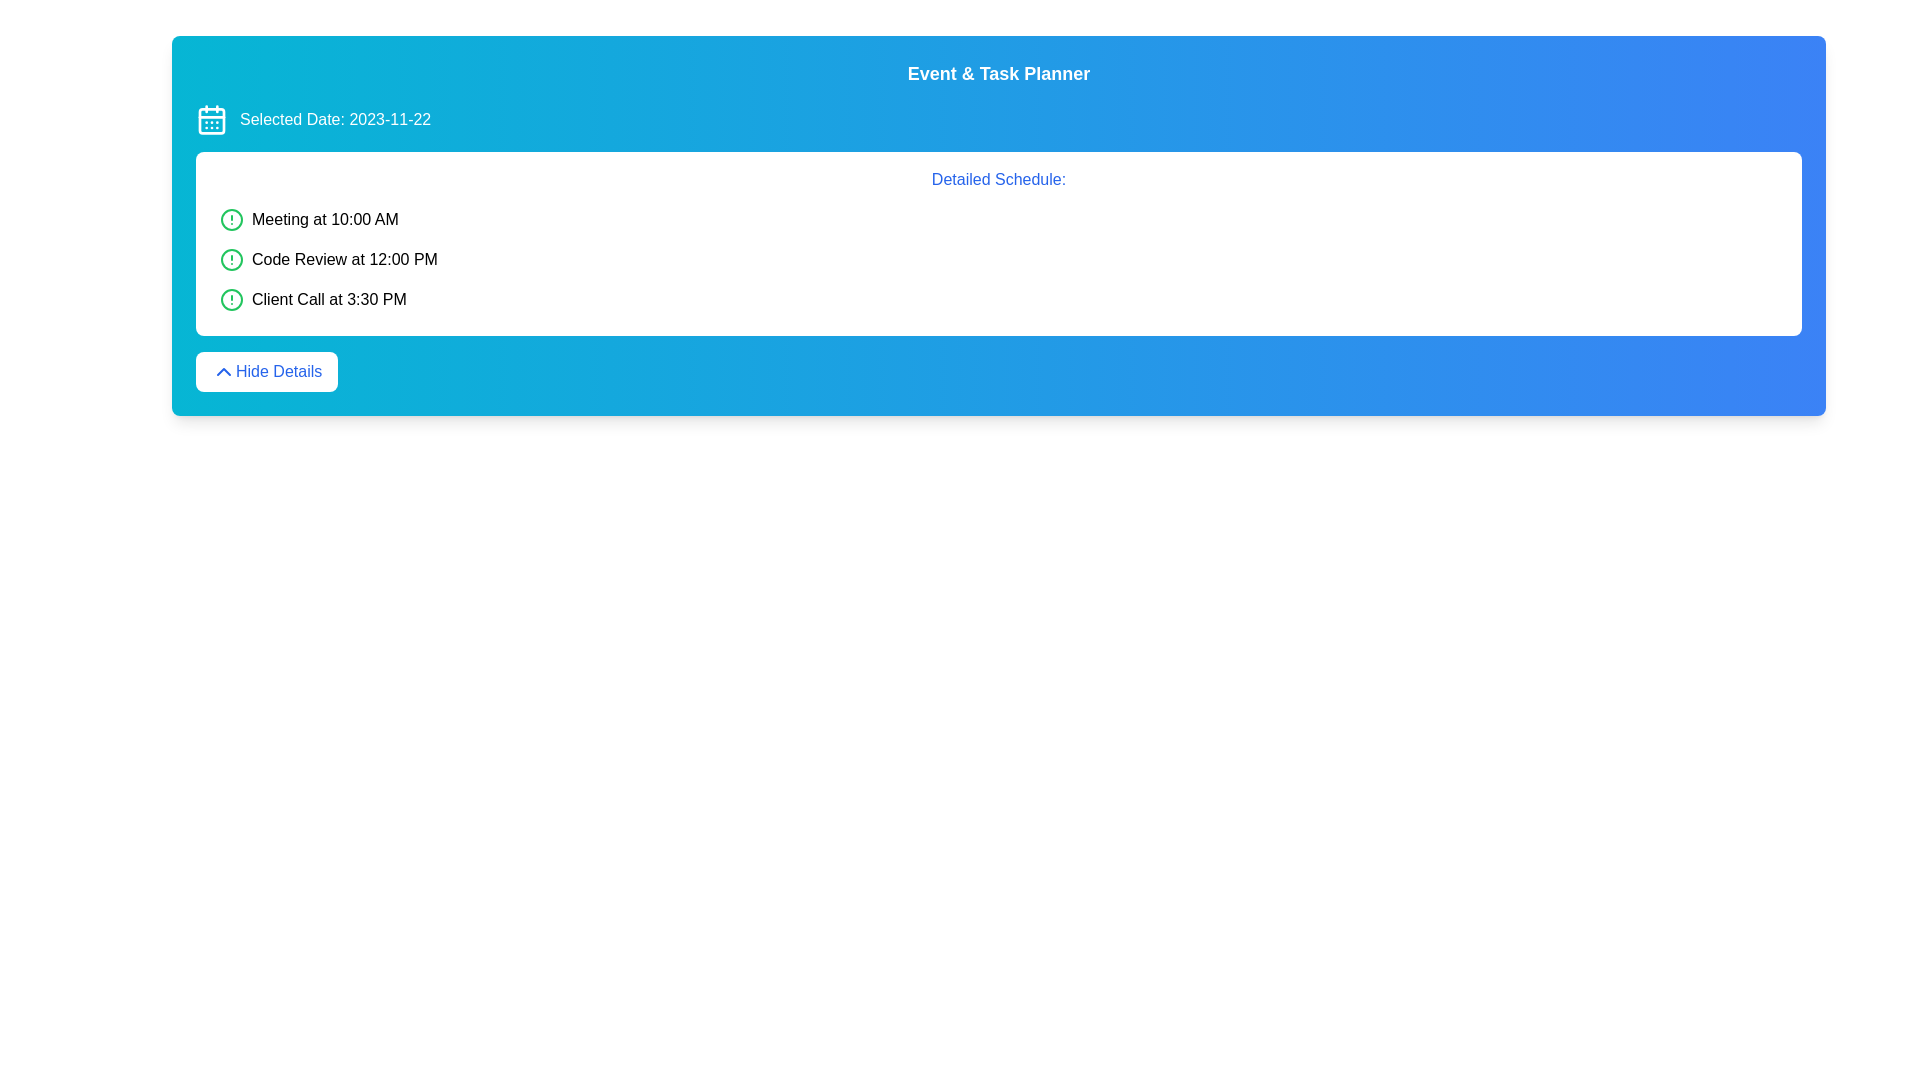 Image resolution: width=1920 pixels, height=1080 pixels. What do you see at coordinates (231, 300) in the screenshot?
I see `the small green circular icon with a white interior and a vertical exclamation mark, located to the left of the text 'Client Call at 3:30 PM' in the schedule interface` at bounding box center [231, 300].